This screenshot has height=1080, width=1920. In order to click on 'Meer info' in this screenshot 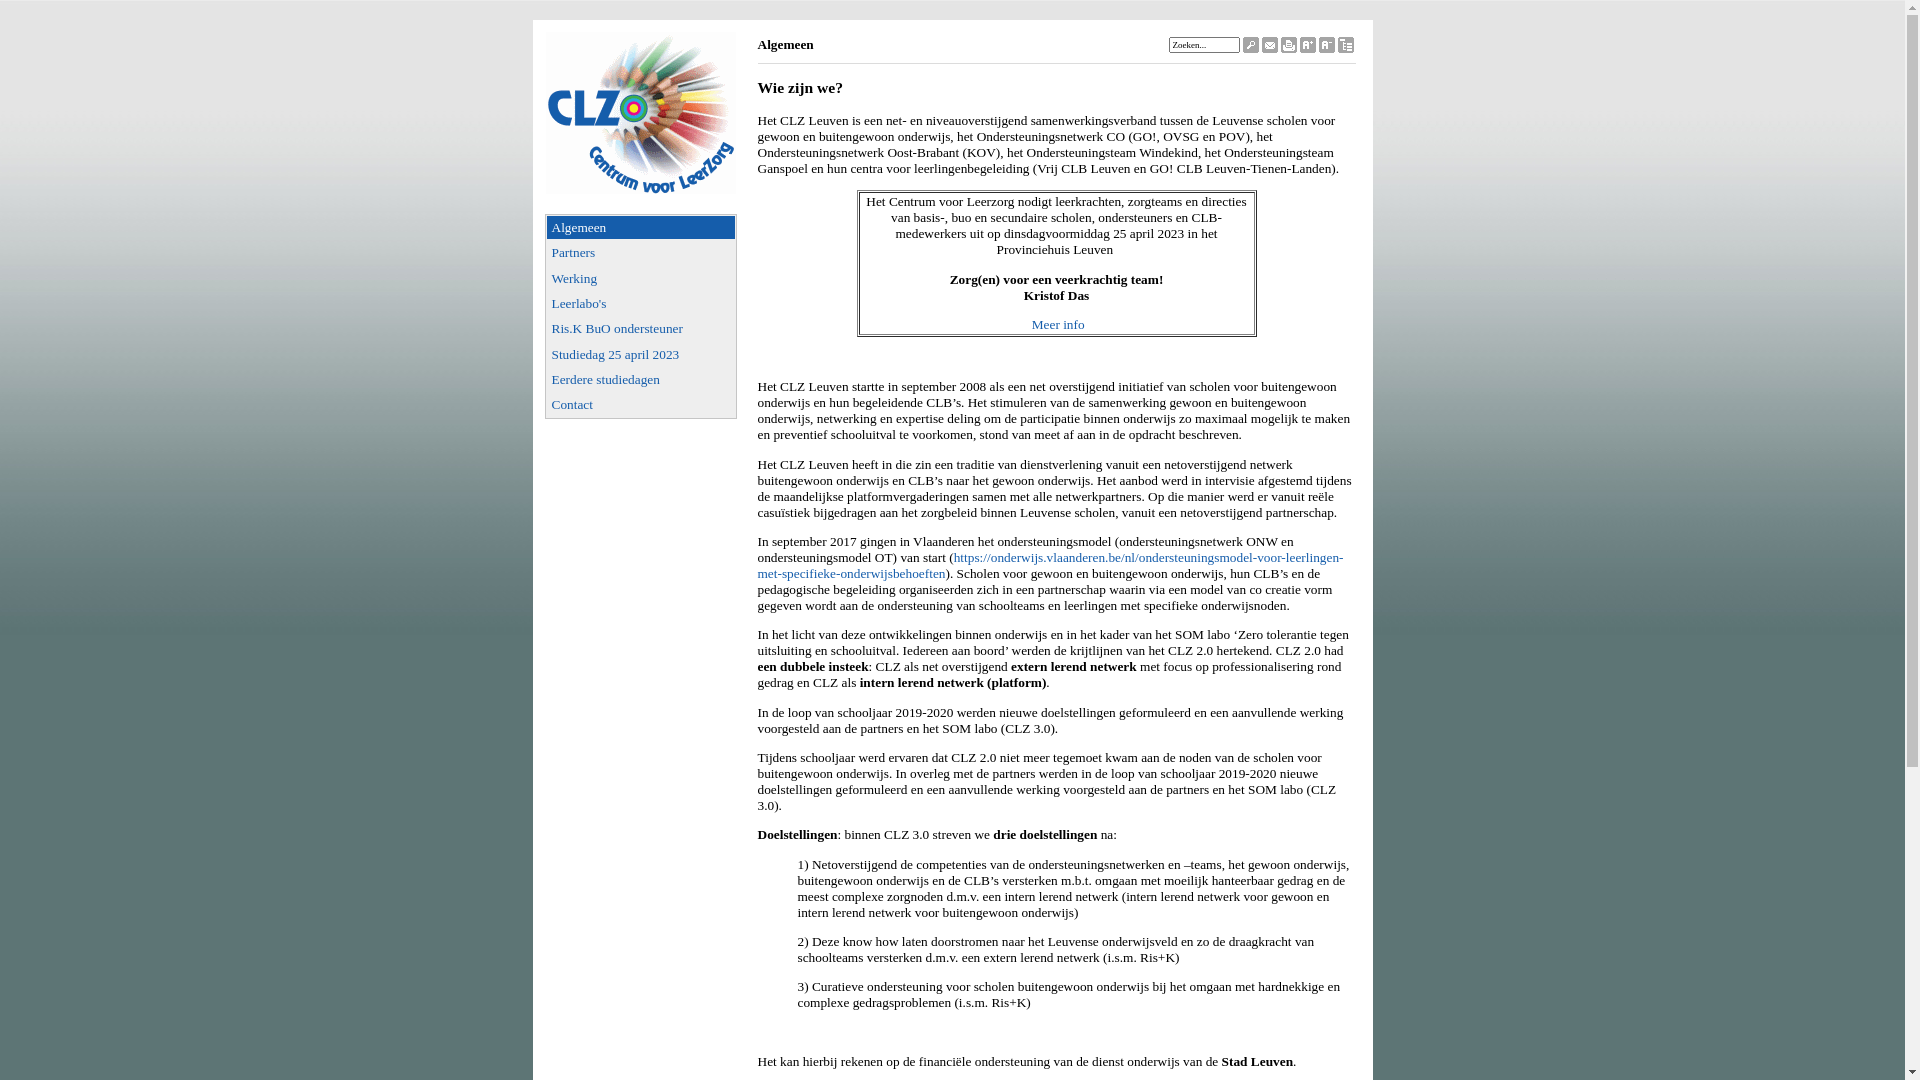, I will do `click(1057, 323)`.